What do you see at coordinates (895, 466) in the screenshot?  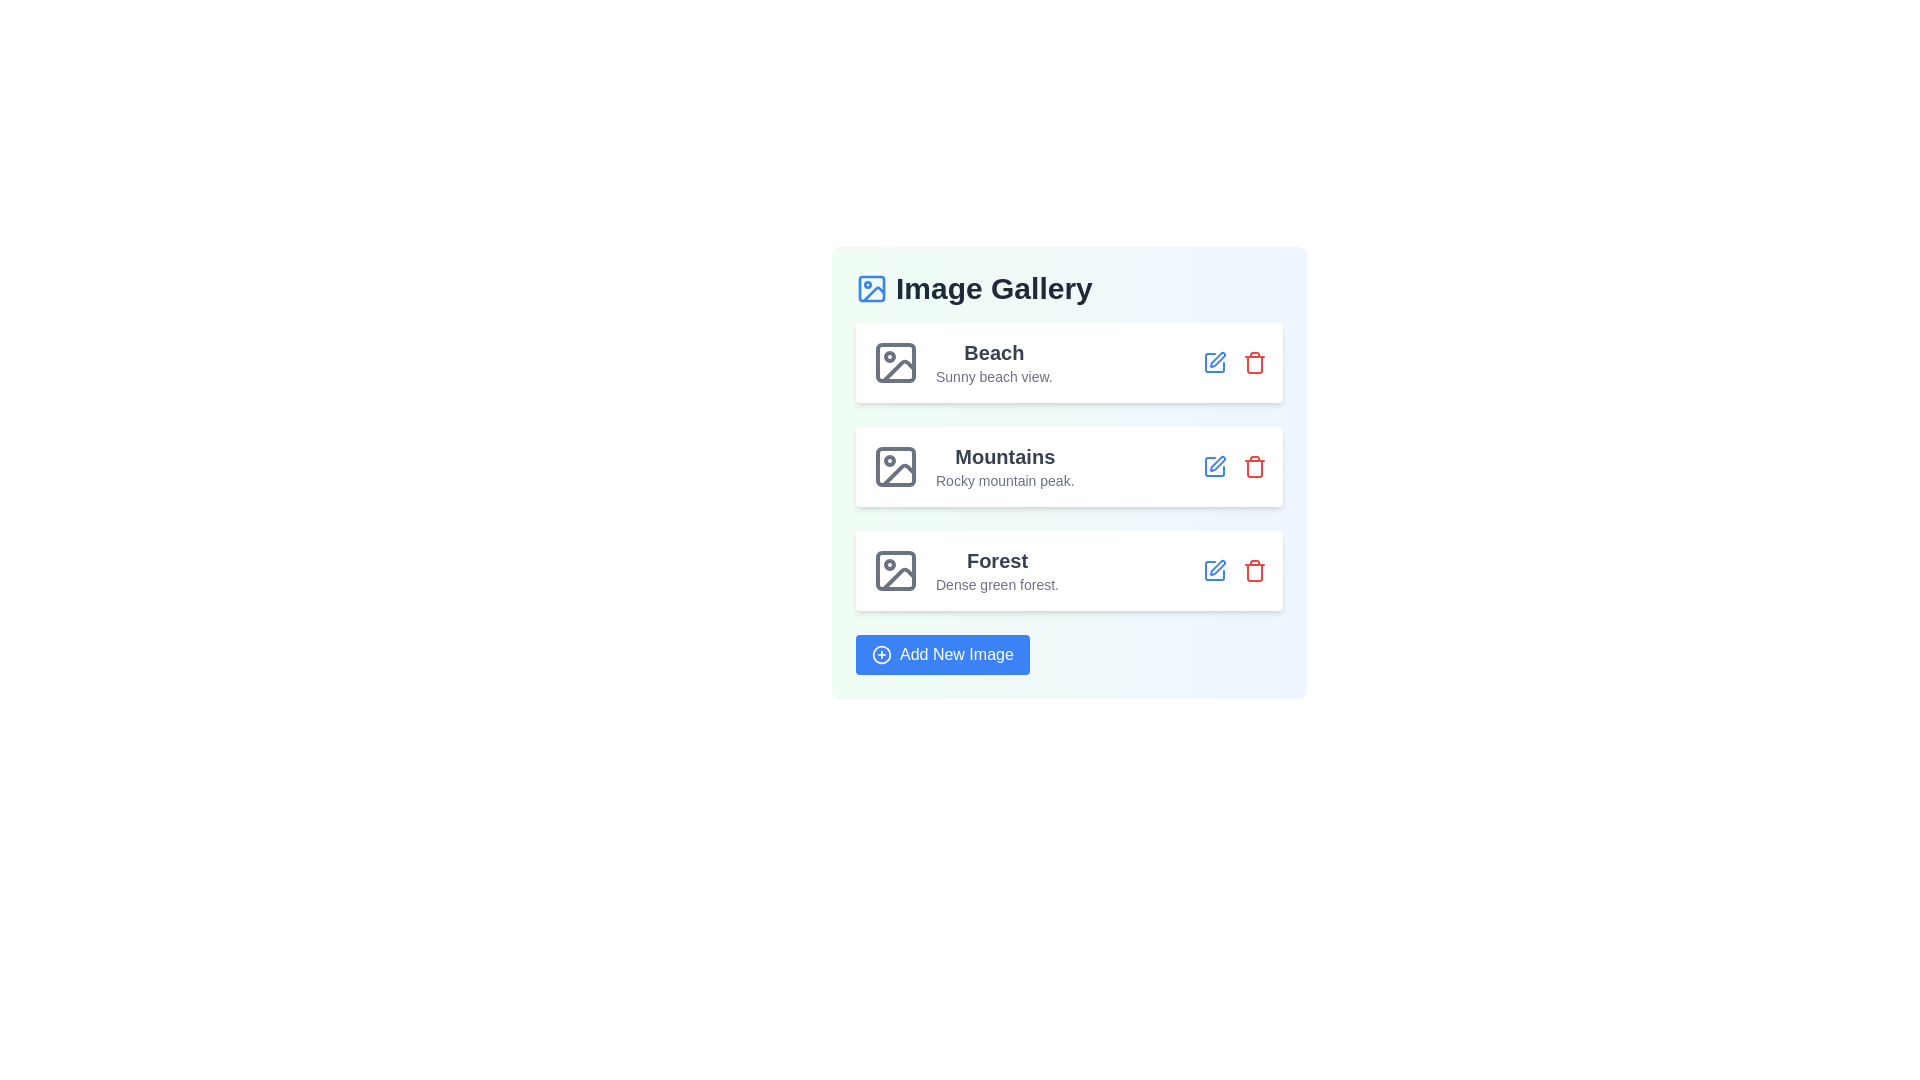 I see `the image icon corresponding to Mountains to view or replace the image` at bounding box center [895, 466].